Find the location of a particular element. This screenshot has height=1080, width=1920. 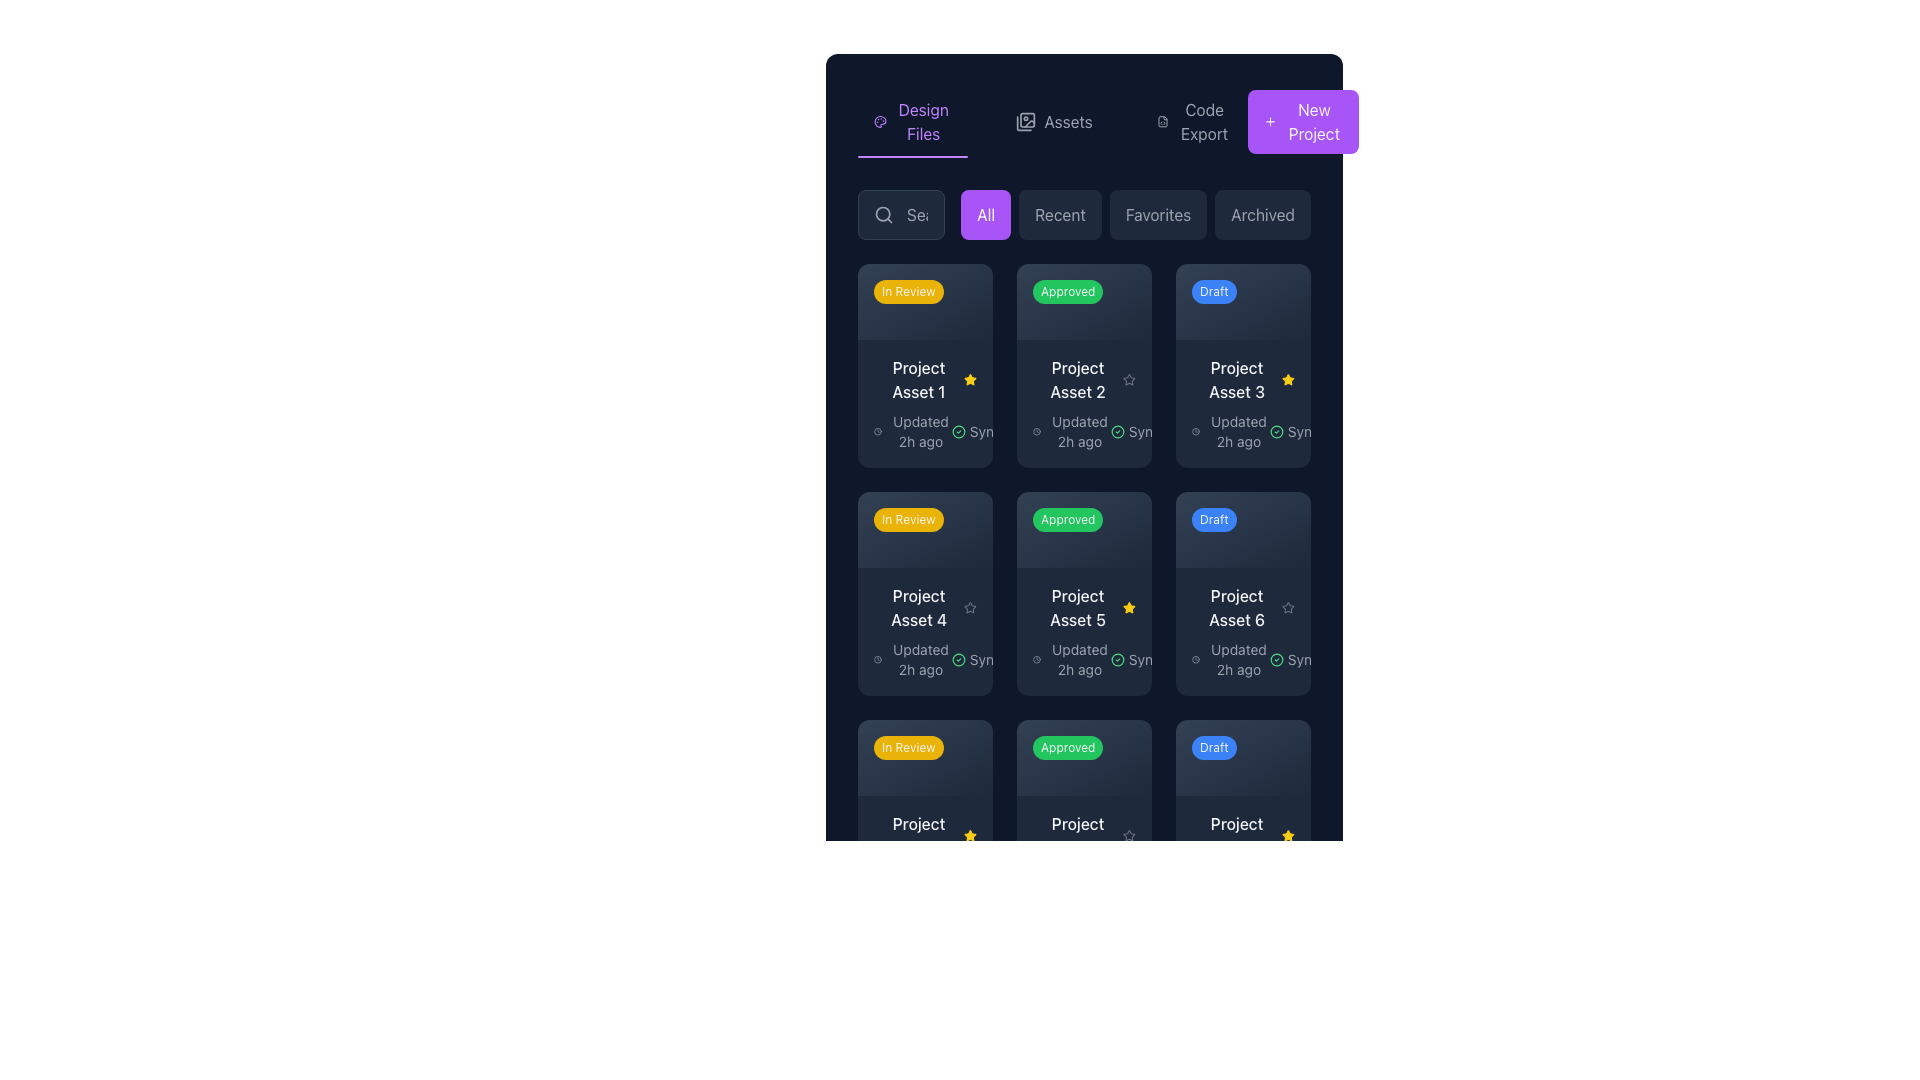

the interactive star icon located to the right of the text 'Project Asset 4' is located at coordinates (970, 606).